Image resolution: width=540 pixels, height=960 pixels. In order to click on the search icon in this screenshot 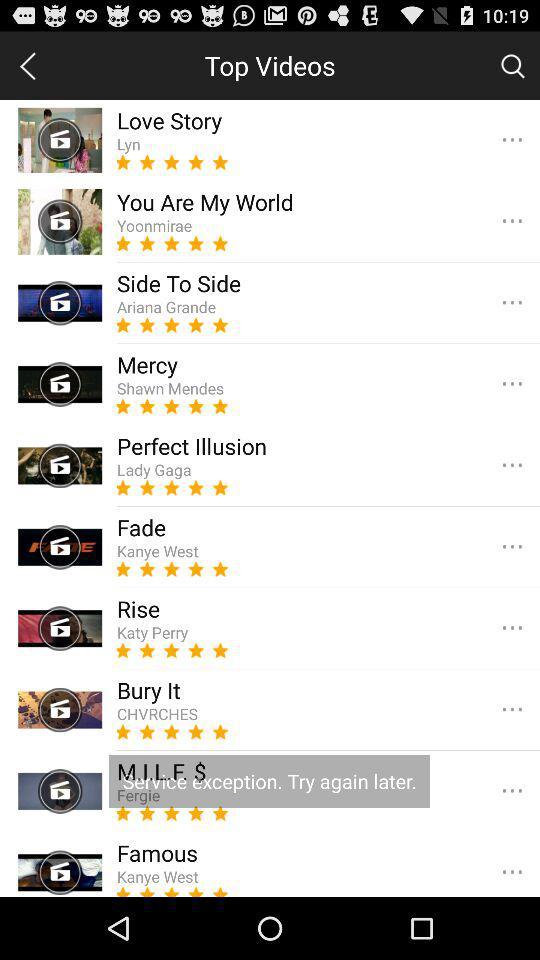, I will do `click(512, 70)`.